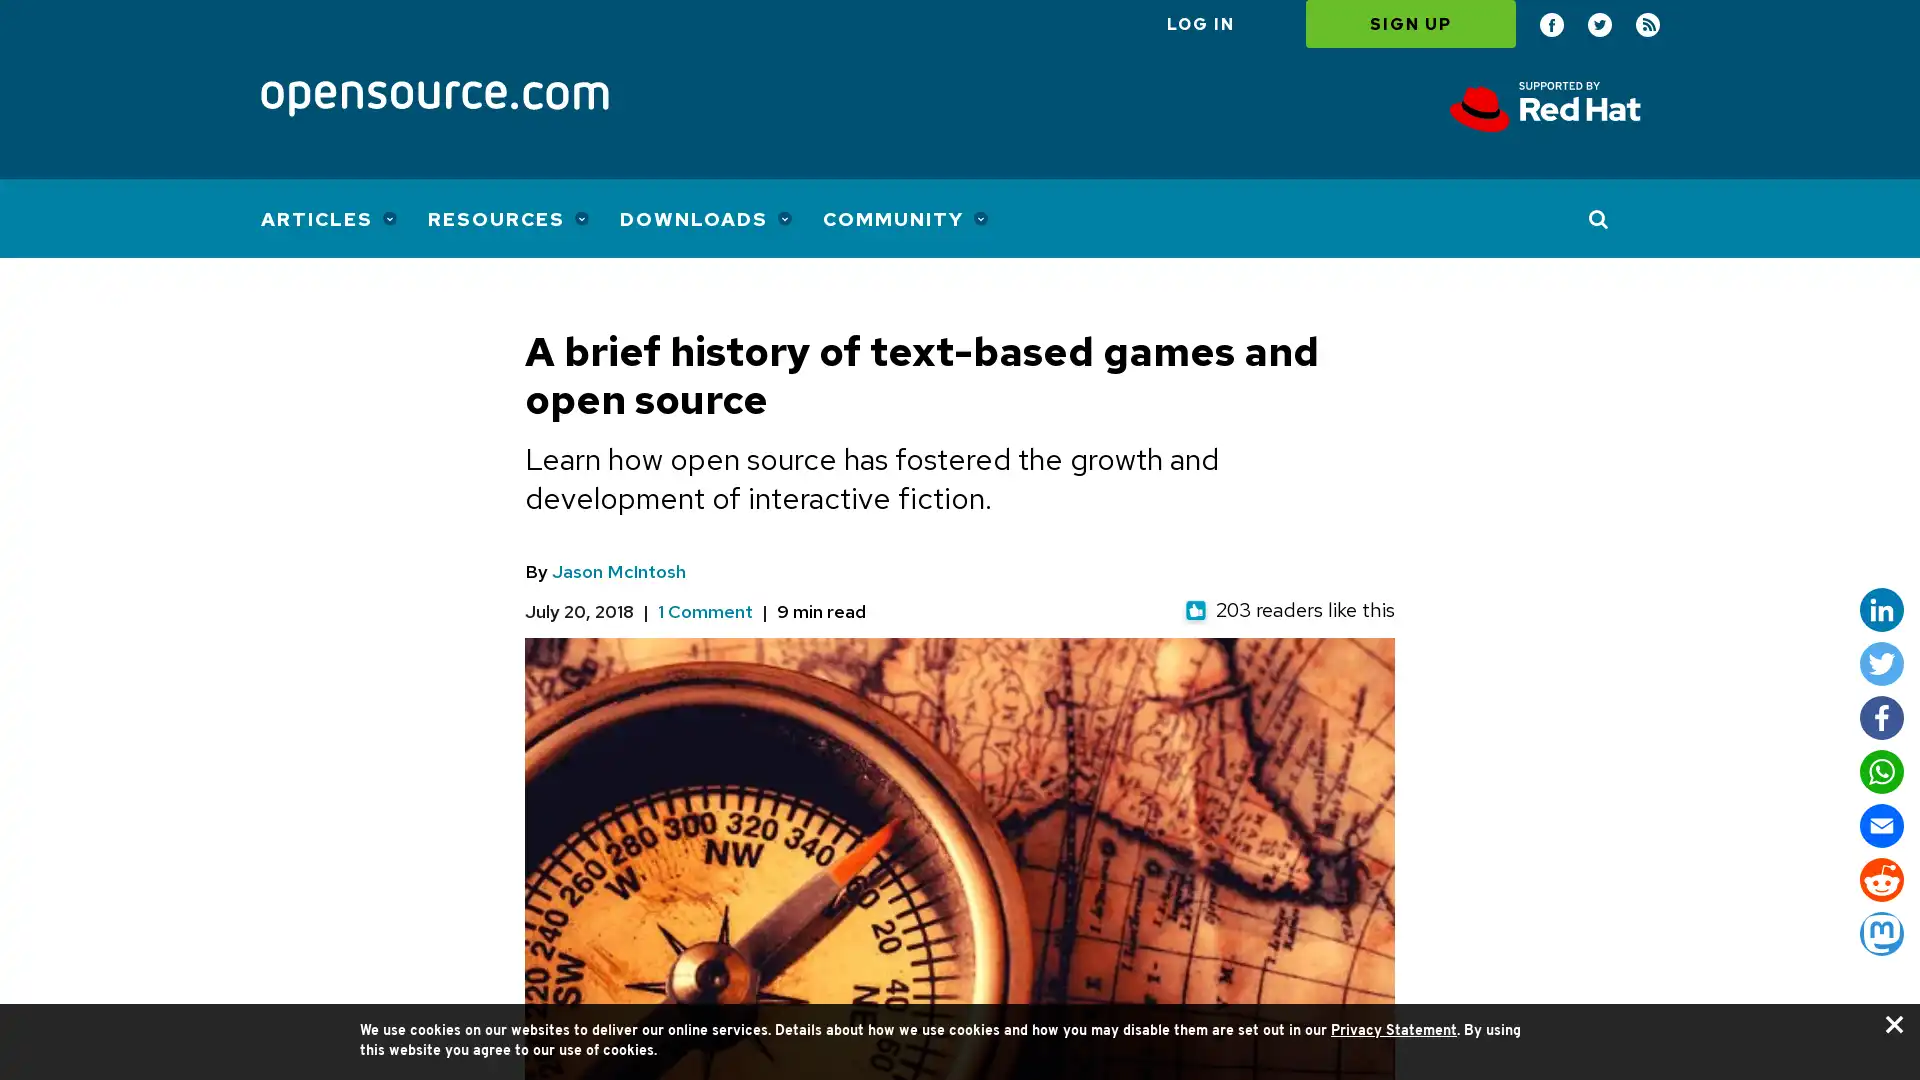  Describe the element at coordinates (1598, 218) in the screenshot. I see `Toggle Search` at that location.